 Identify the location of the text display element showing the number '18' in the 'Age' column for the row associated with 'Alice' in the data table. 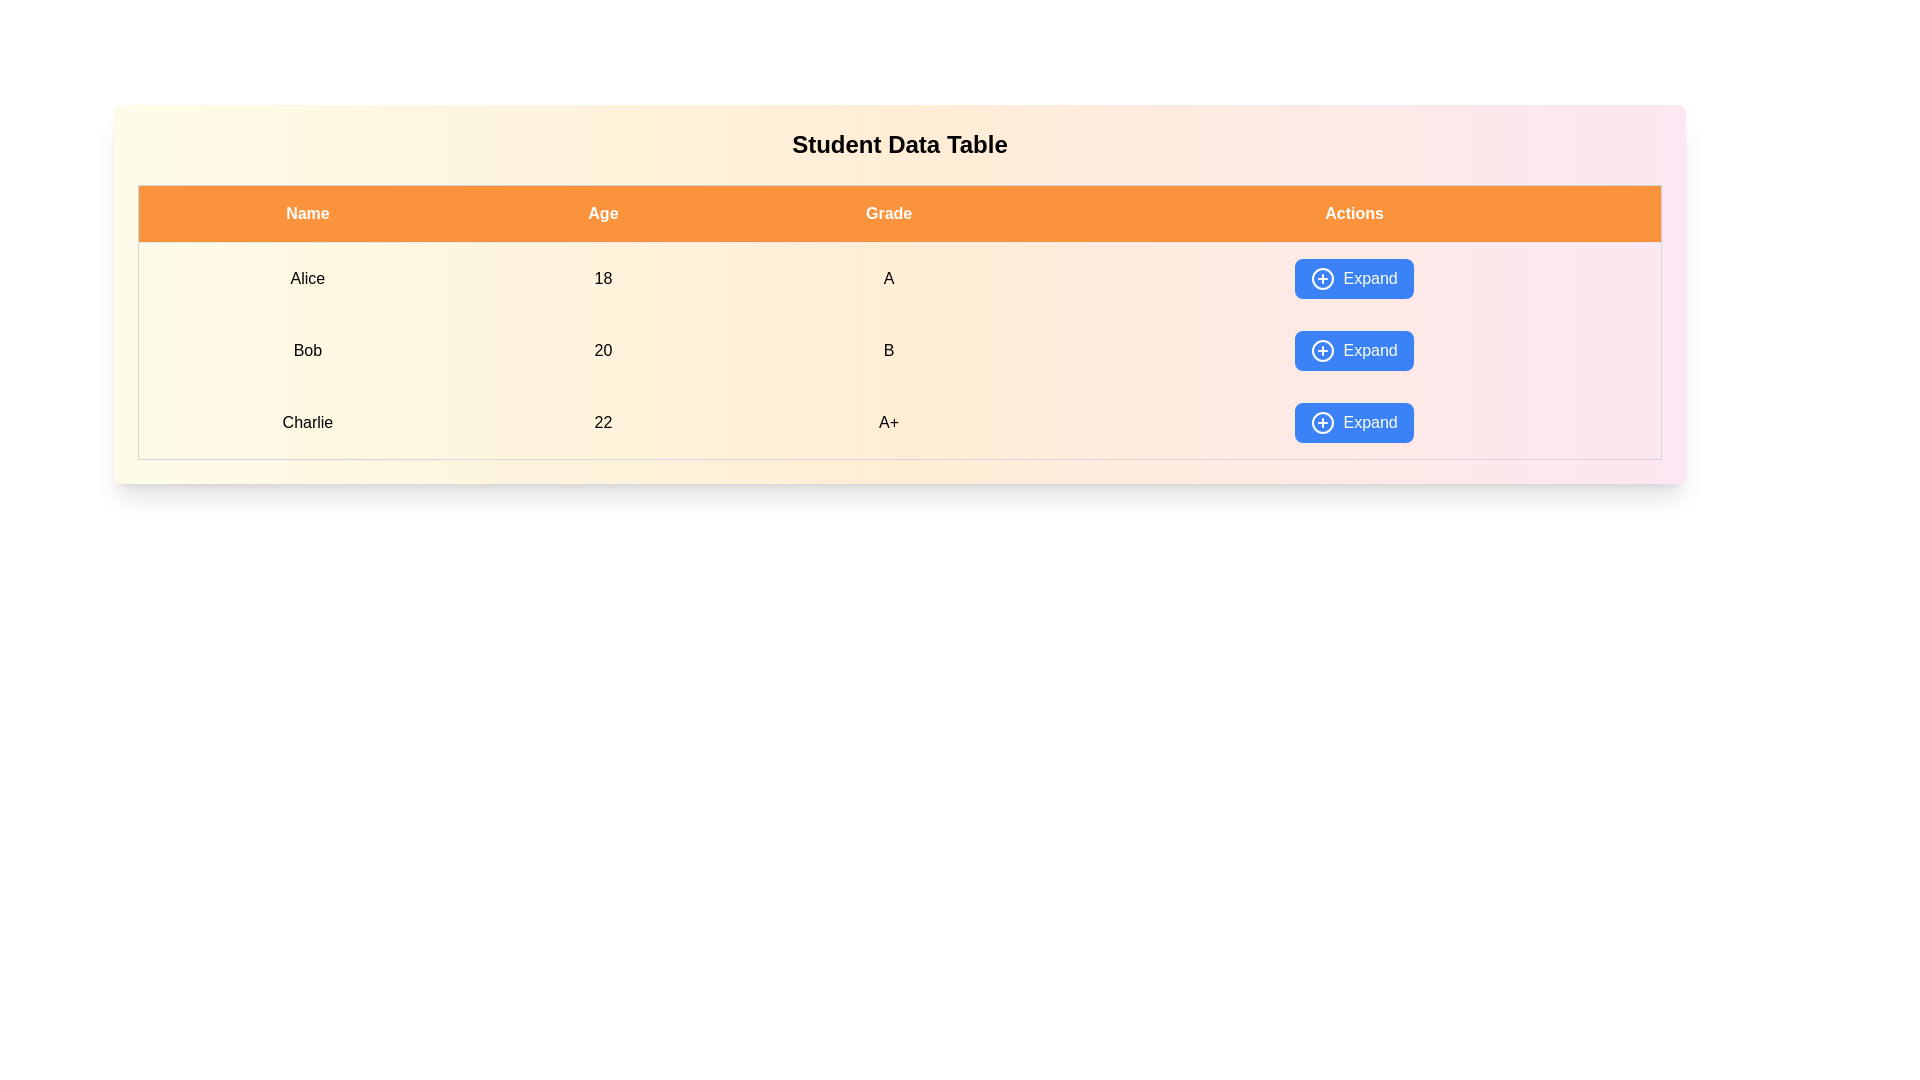
(602, 278).